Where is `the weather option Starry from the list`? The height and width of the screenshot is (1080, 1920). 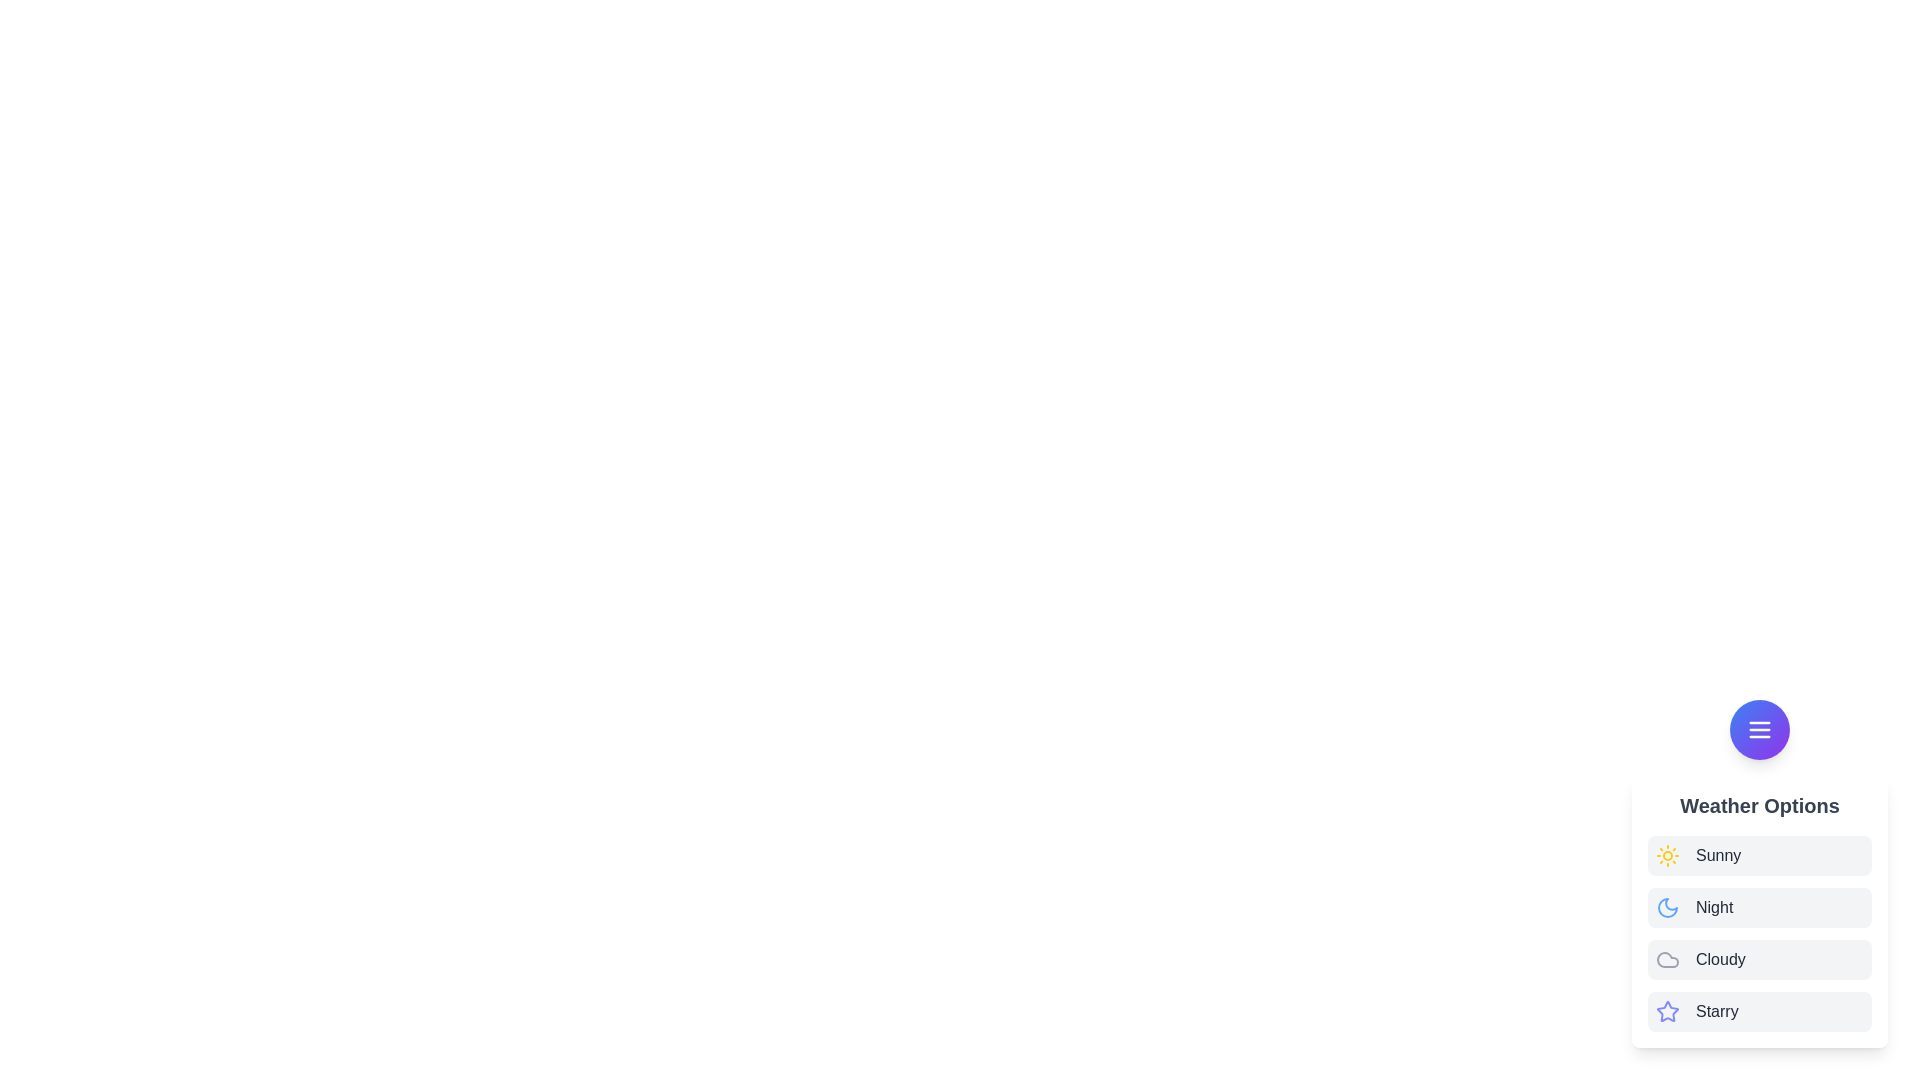 the weather option Starry from the list is located at coordinates (1760, 1011).